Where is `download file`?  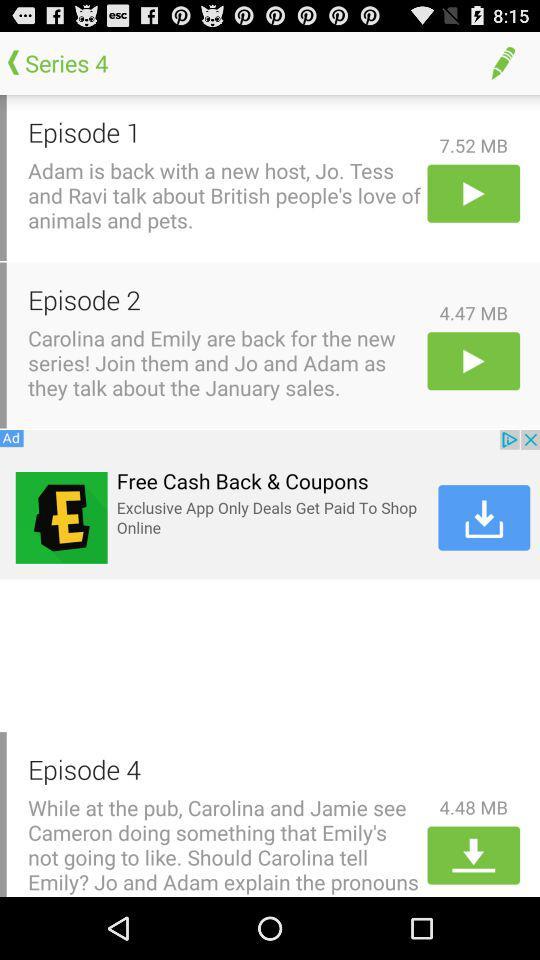
download file is located at coordinates (472, 854).